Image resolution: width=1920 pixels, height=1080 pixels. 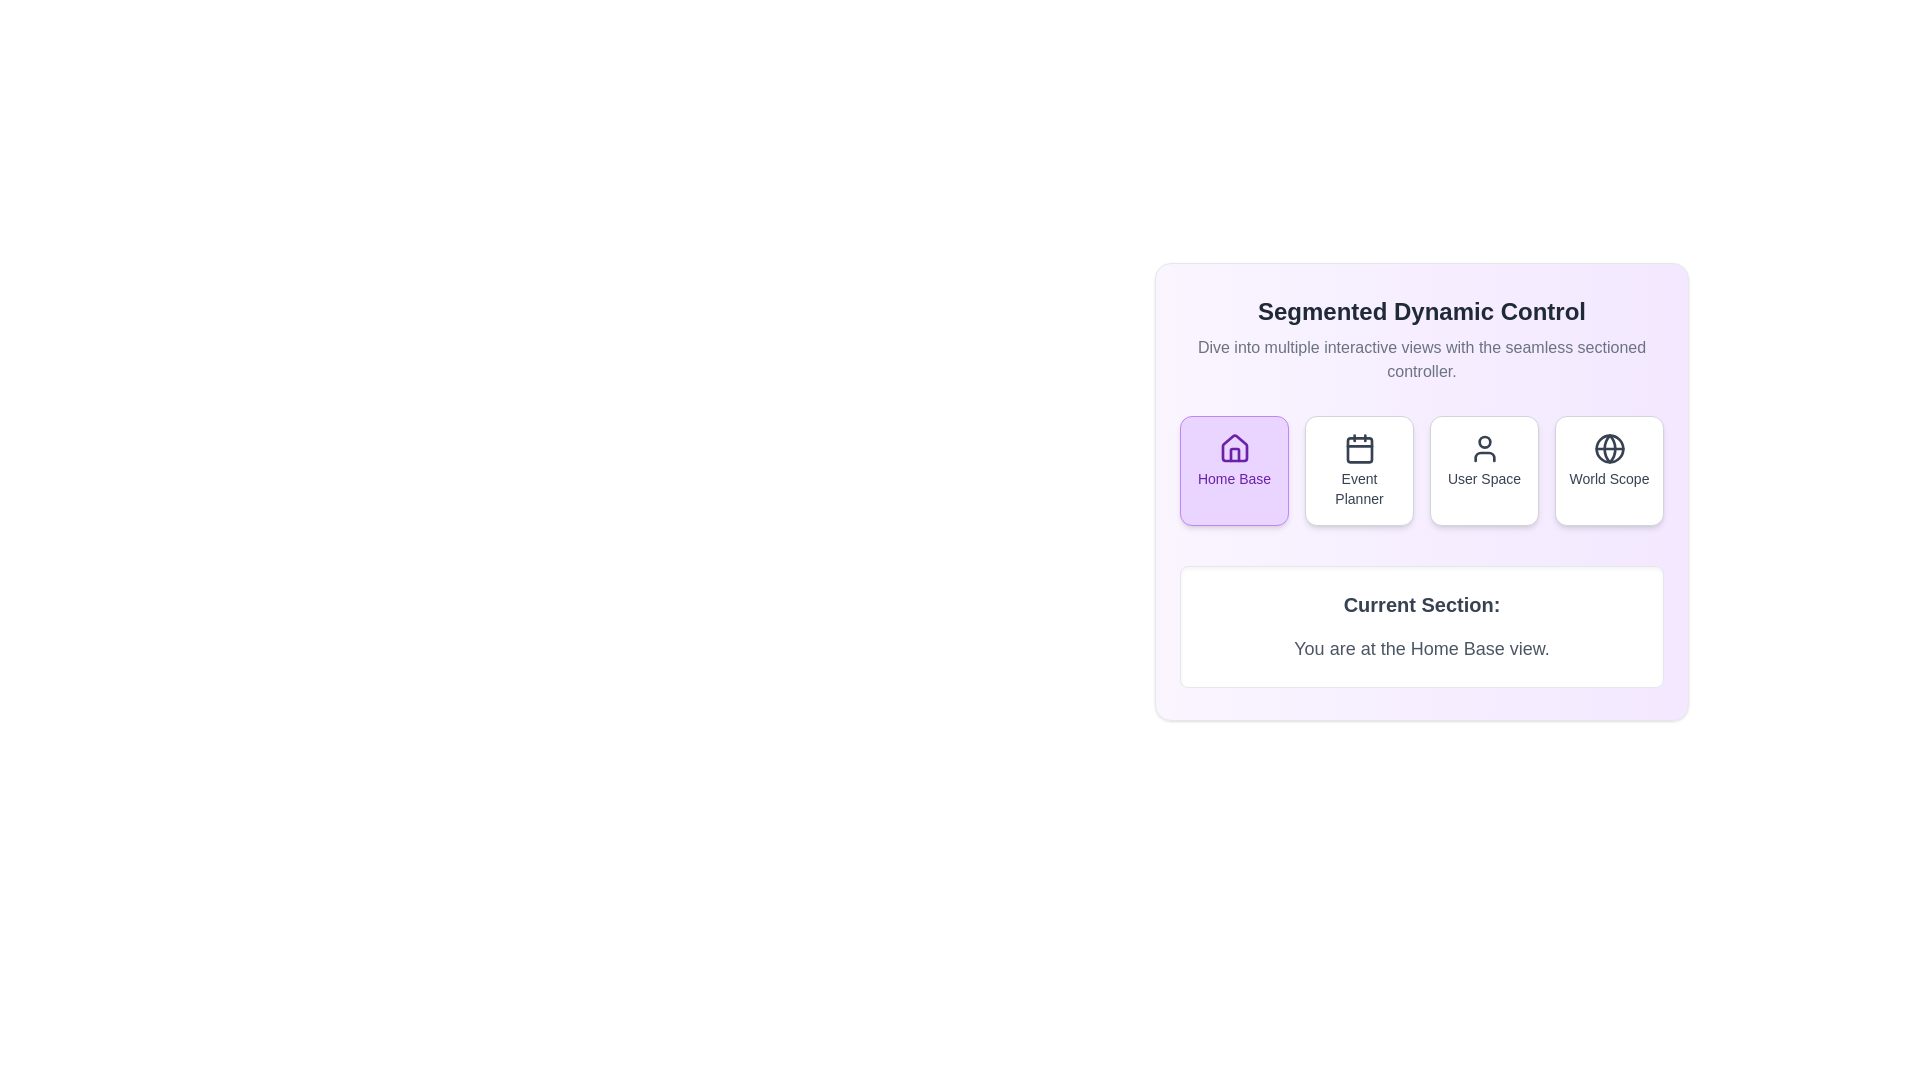 I want to click on the purple house icon located in the first position from the left in the 'Home Base' segmented control area, so click(x=1233, y=447).